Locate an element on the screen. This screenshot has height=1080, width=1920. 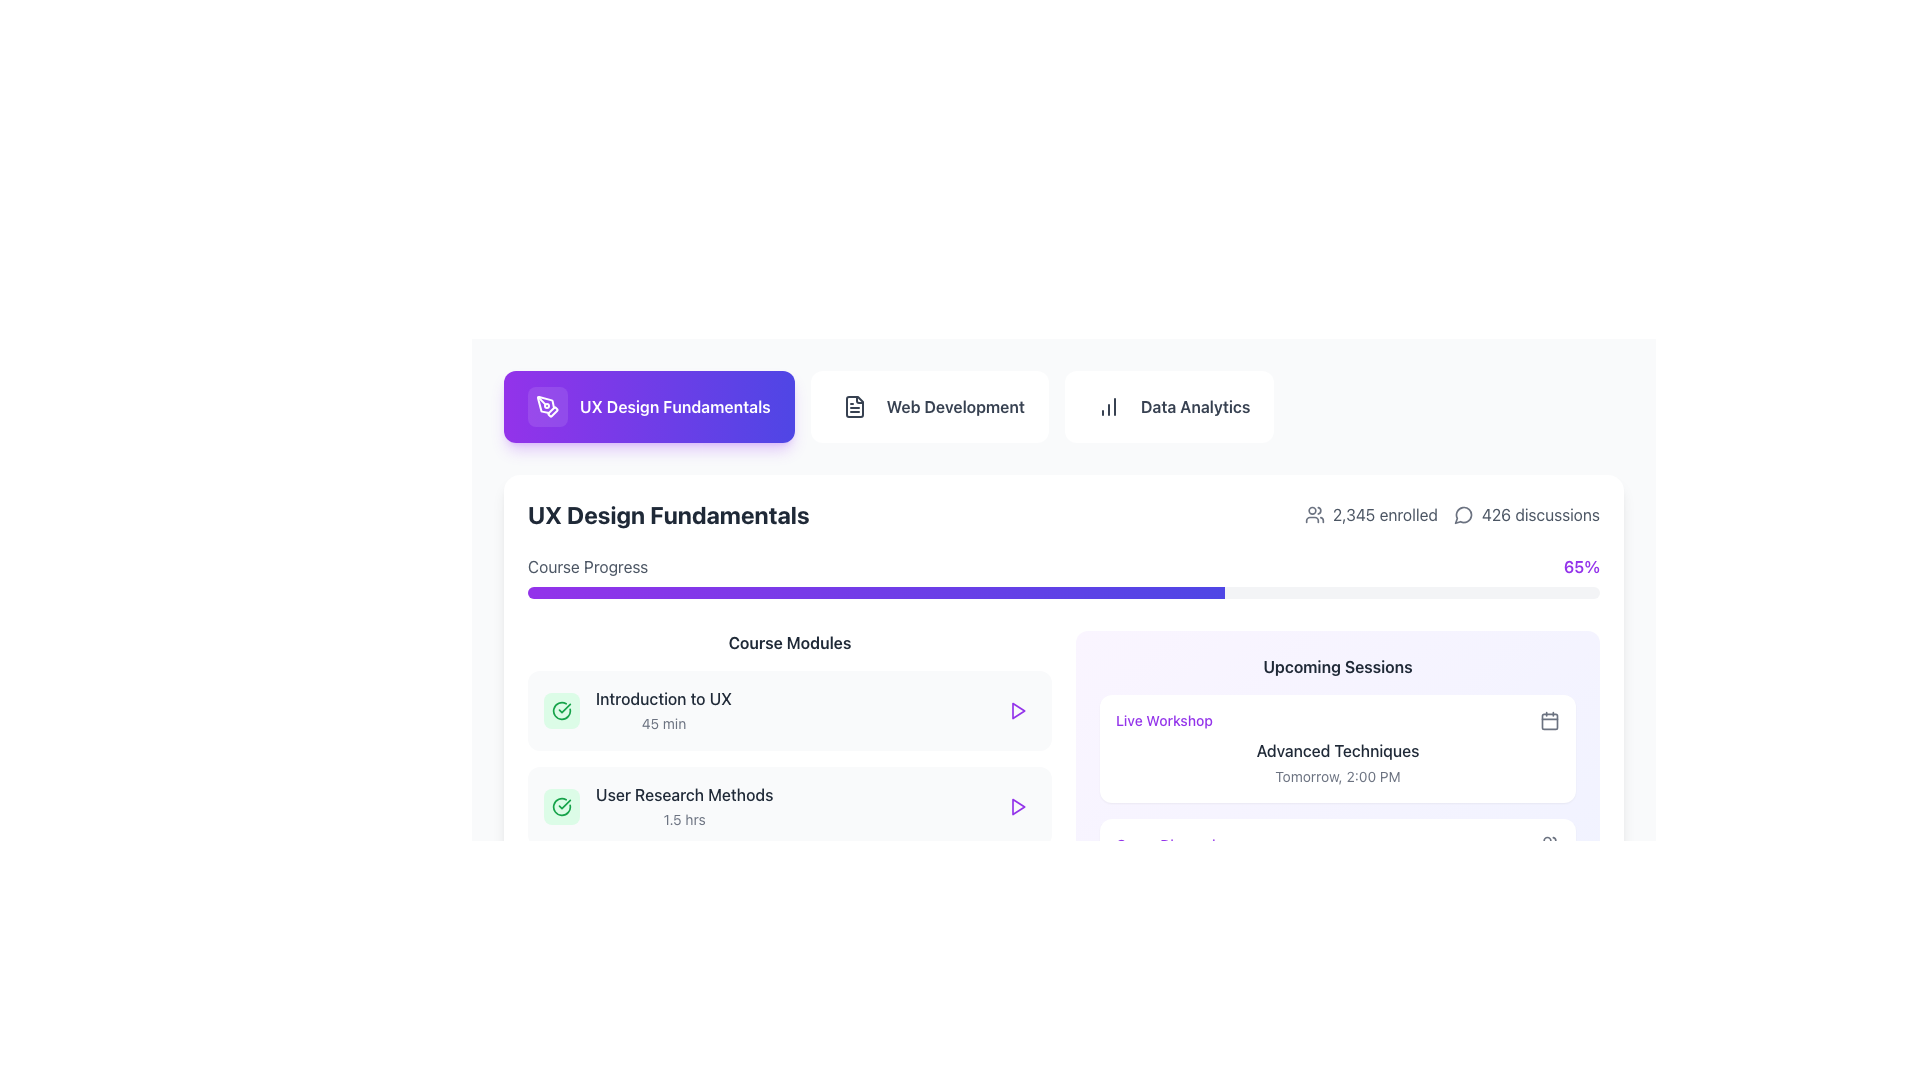
the SVG icon representing a group of users located at the bottom-right corner of the 'Group Discussion' section is located at coordinates (1549, 844).